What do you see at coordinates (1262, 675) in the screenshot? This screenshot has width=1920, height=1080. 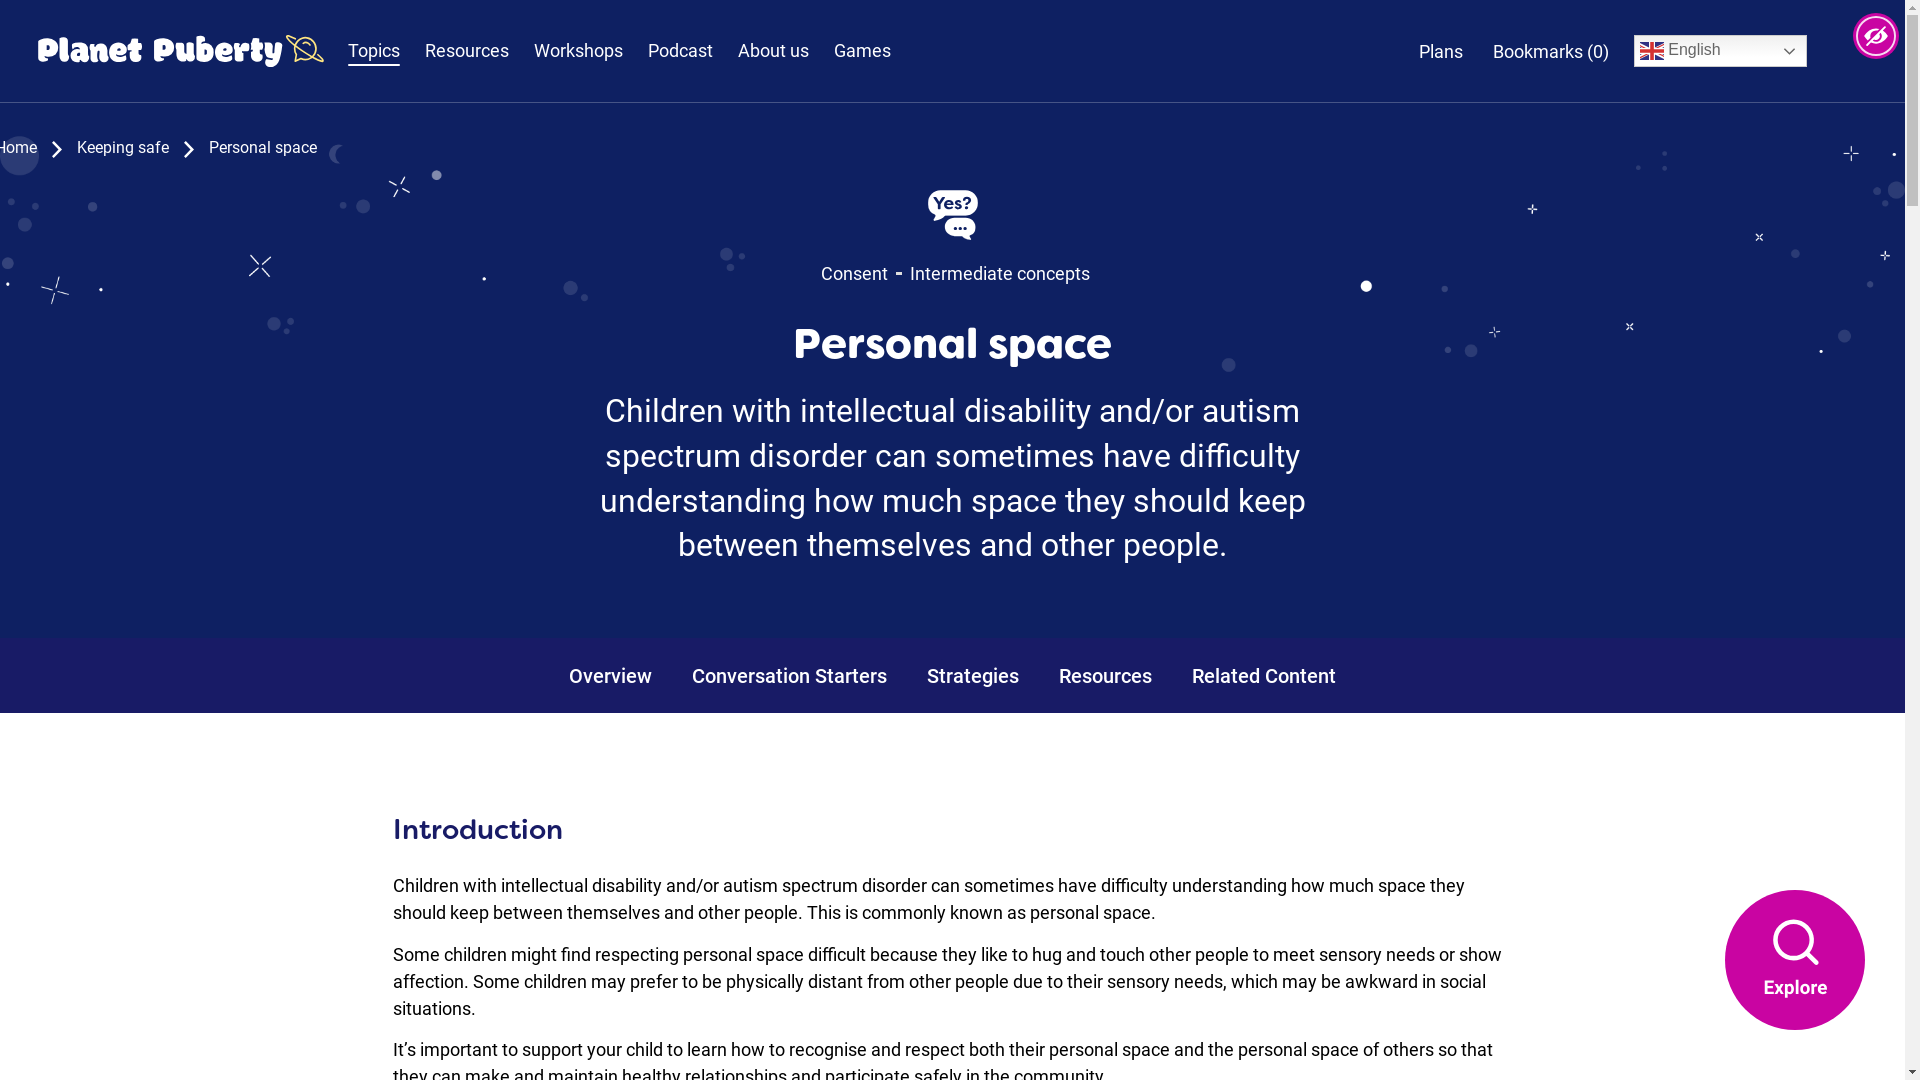 I see `'Related Content'` at bounding box center [1262, 675].